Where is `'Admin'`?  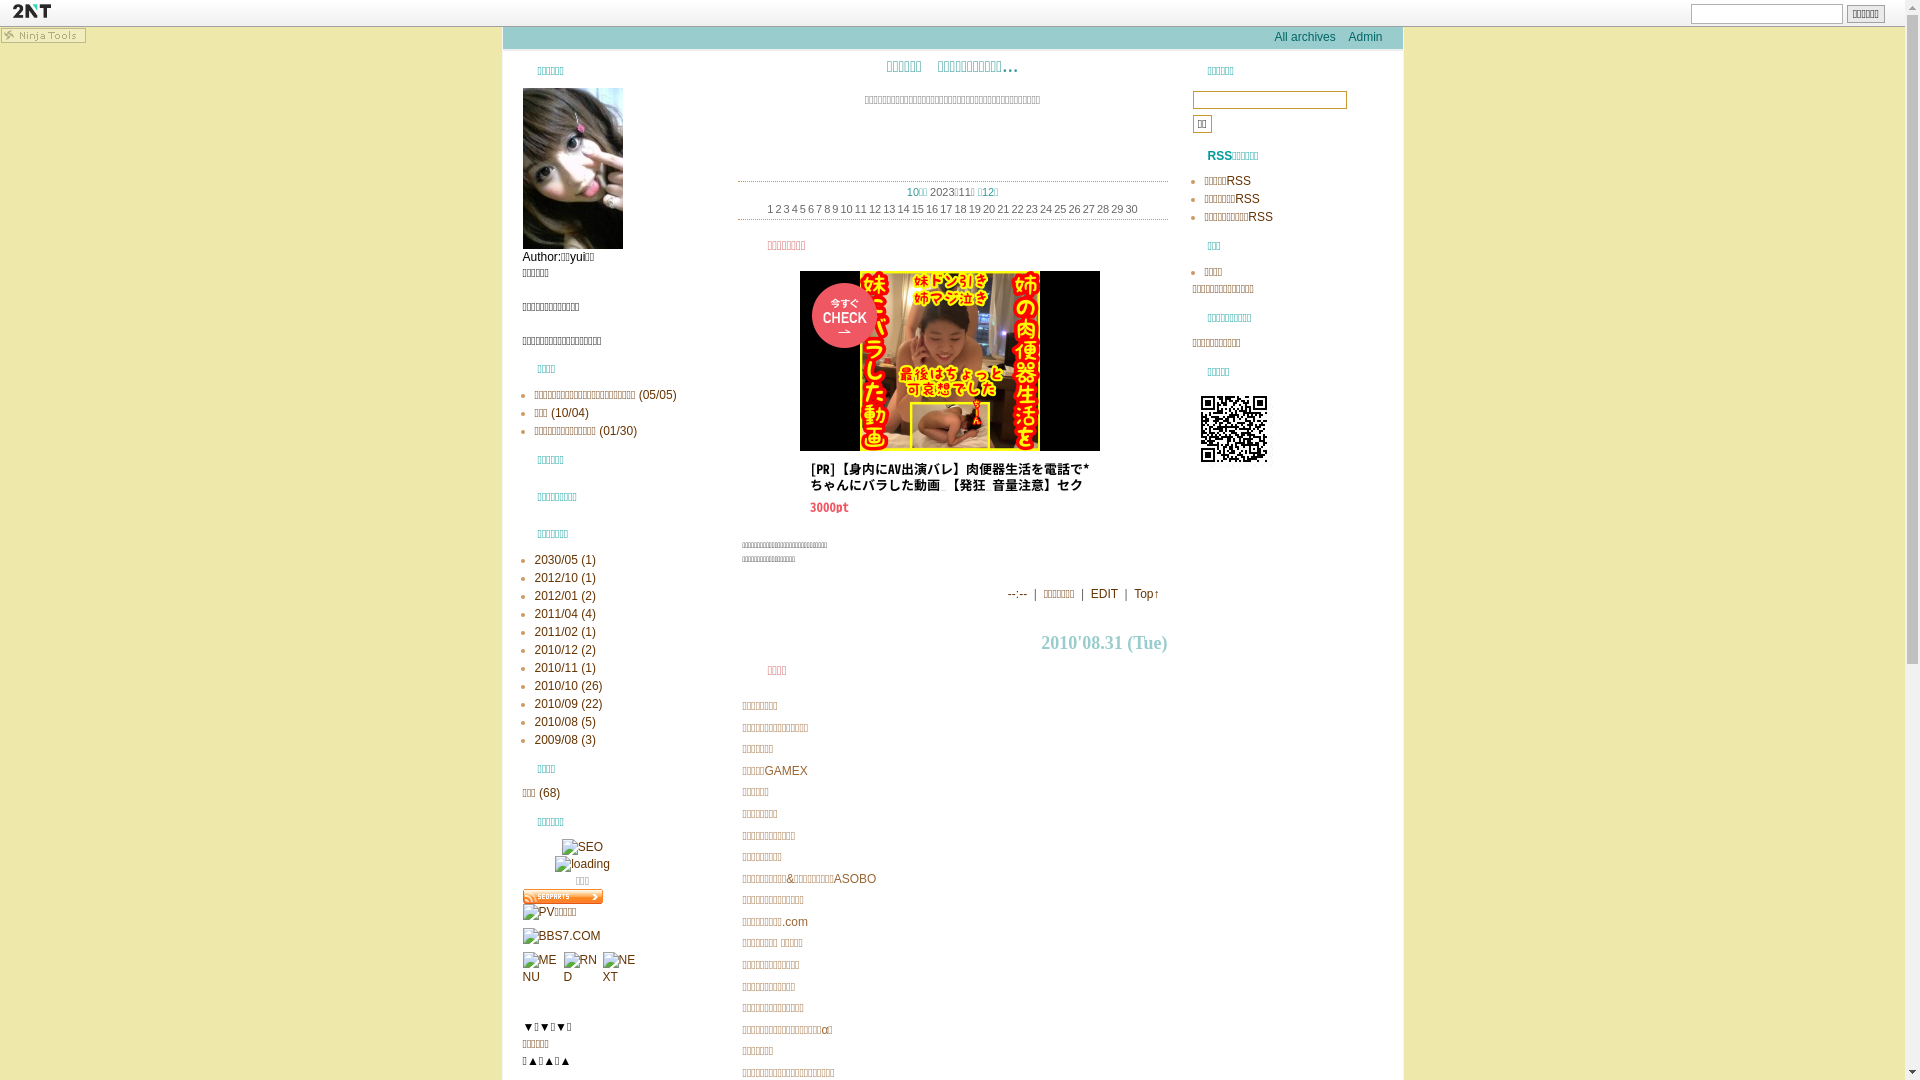
'Admin' is located at coordinates (1363, 37).